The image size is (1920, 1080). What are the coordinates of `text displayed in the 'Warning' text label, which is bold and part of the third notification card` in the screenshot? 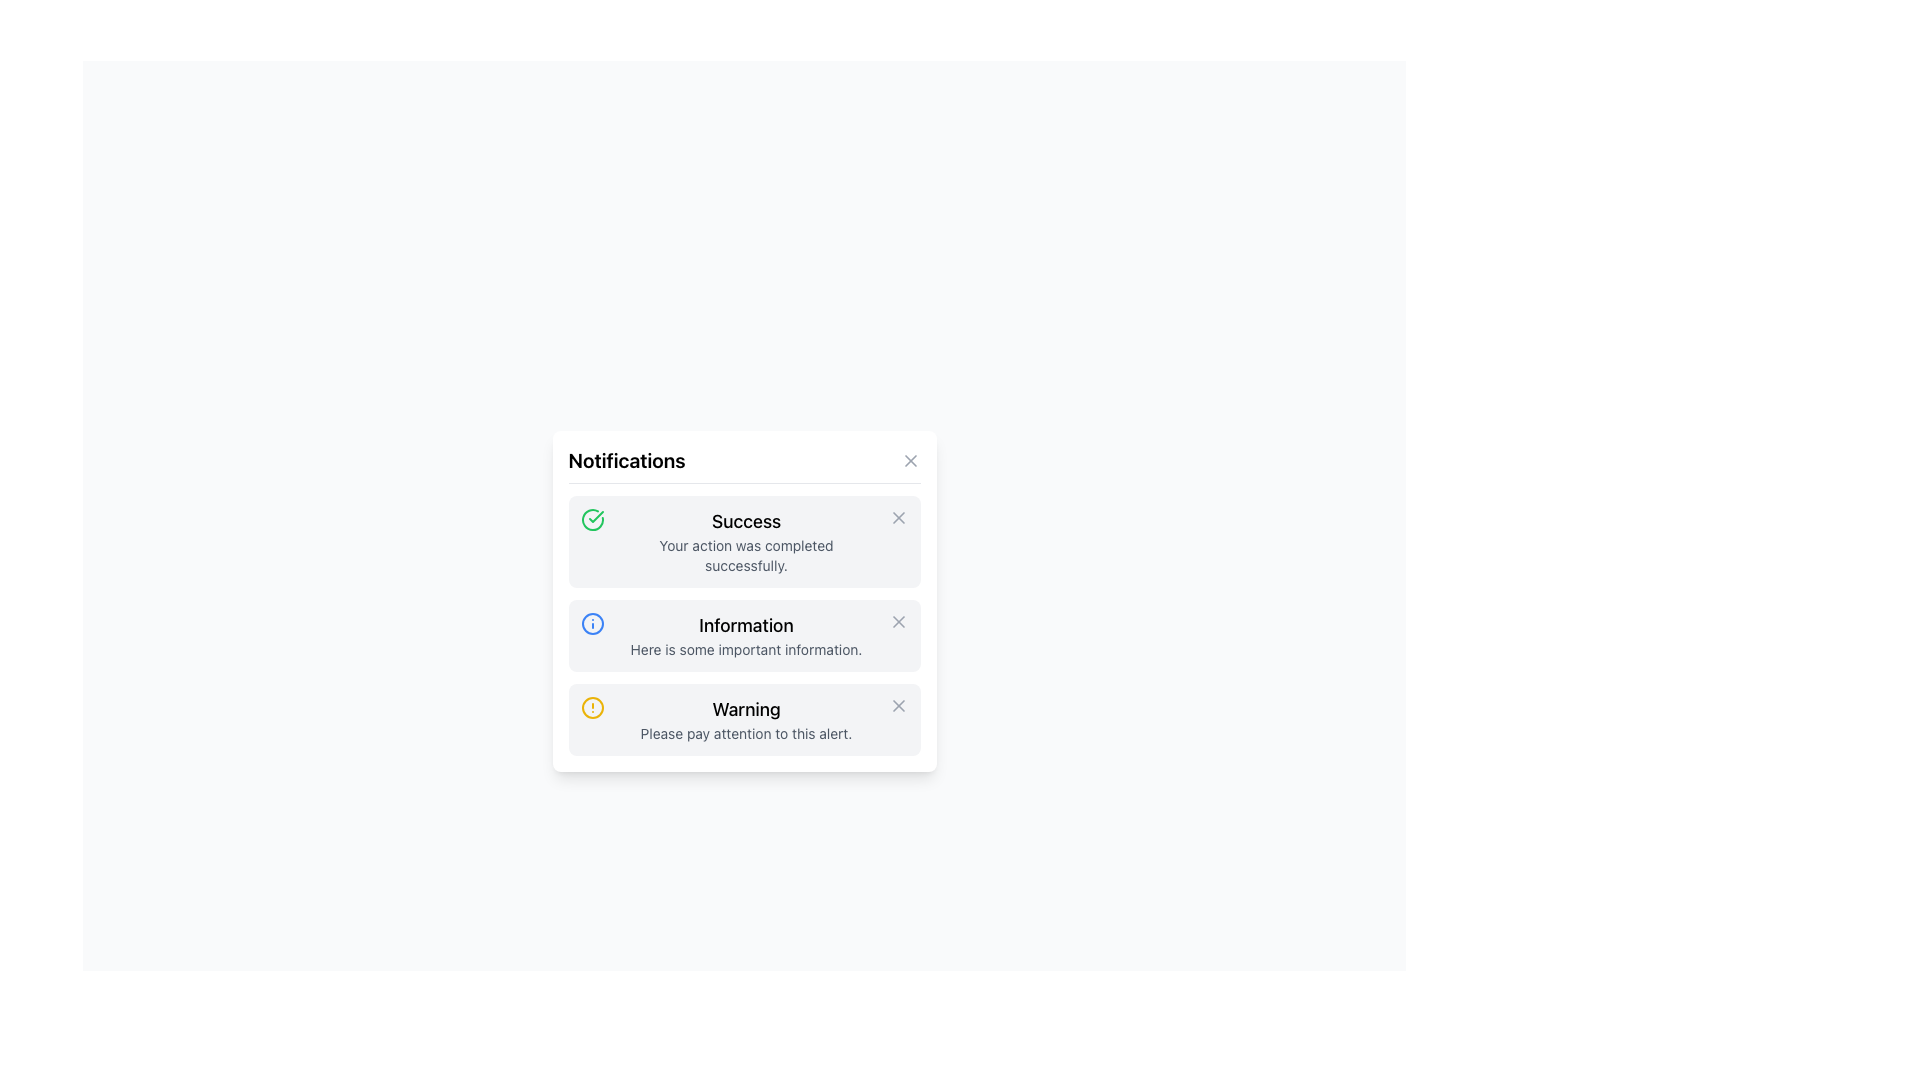 It's located at (745, 708).